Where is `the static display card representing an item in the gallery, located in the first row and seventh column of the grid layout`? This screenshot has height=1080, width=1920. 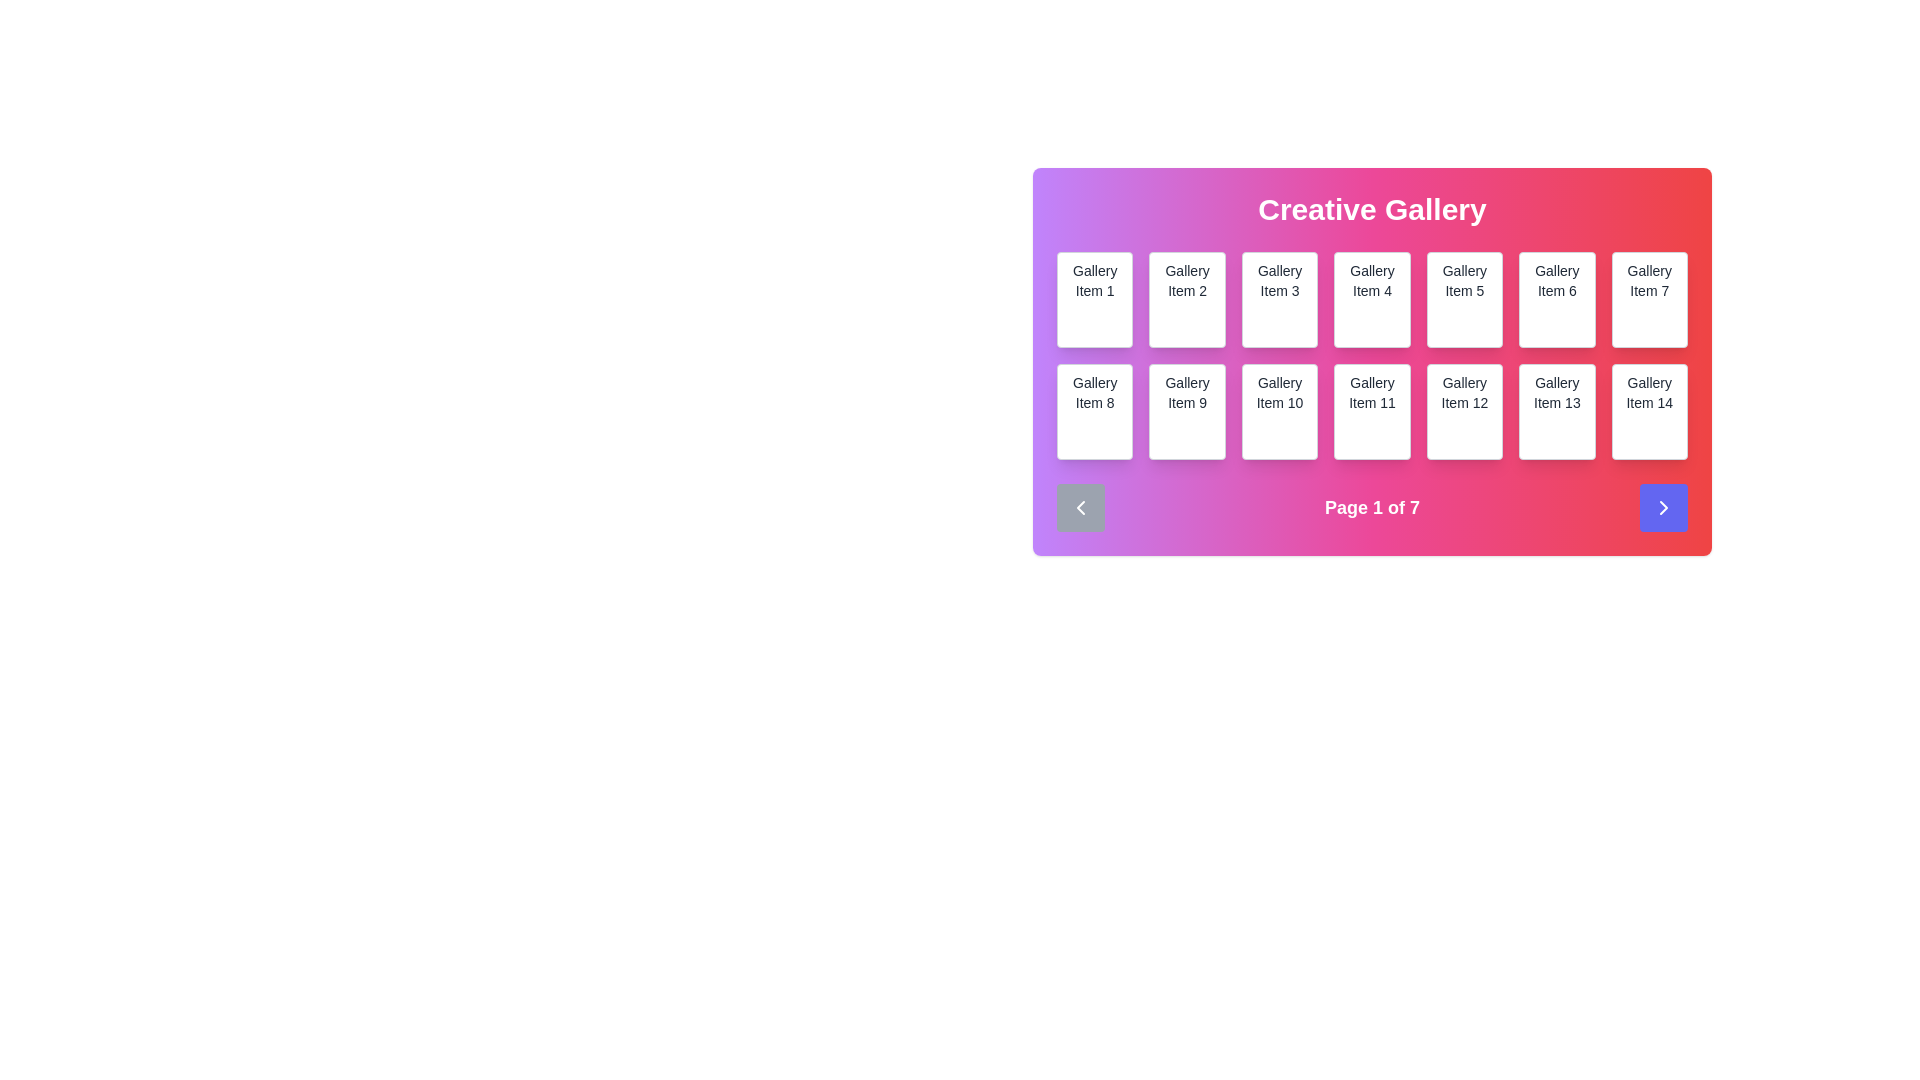
the static display card representing an item in the gallery, located in the first row and seventh column of the grid layout is located at coordinates (1649, 300).